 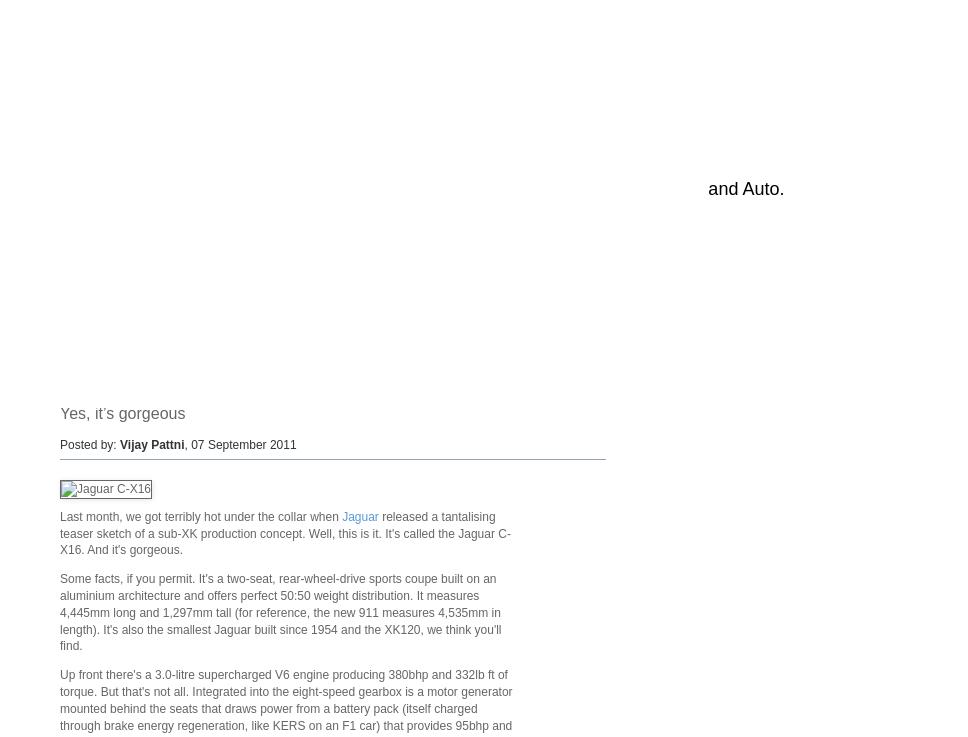 What do you see at coordinates (59, 611) in the screenshot?
I see `'Some facts, if you permit. It's a two-seat, rear-wheel-drive sports coupe built on an aluminium architecture and offers perfect 50:50 weight distribution. It measures 4,445mm long and 1,297mm tall (for reference, the new 911 measures 4,535mm in length). It's also the smallest Jaguar built since 1954 and the XK120, we think you'll find.'` at bounding box center [59, 611].